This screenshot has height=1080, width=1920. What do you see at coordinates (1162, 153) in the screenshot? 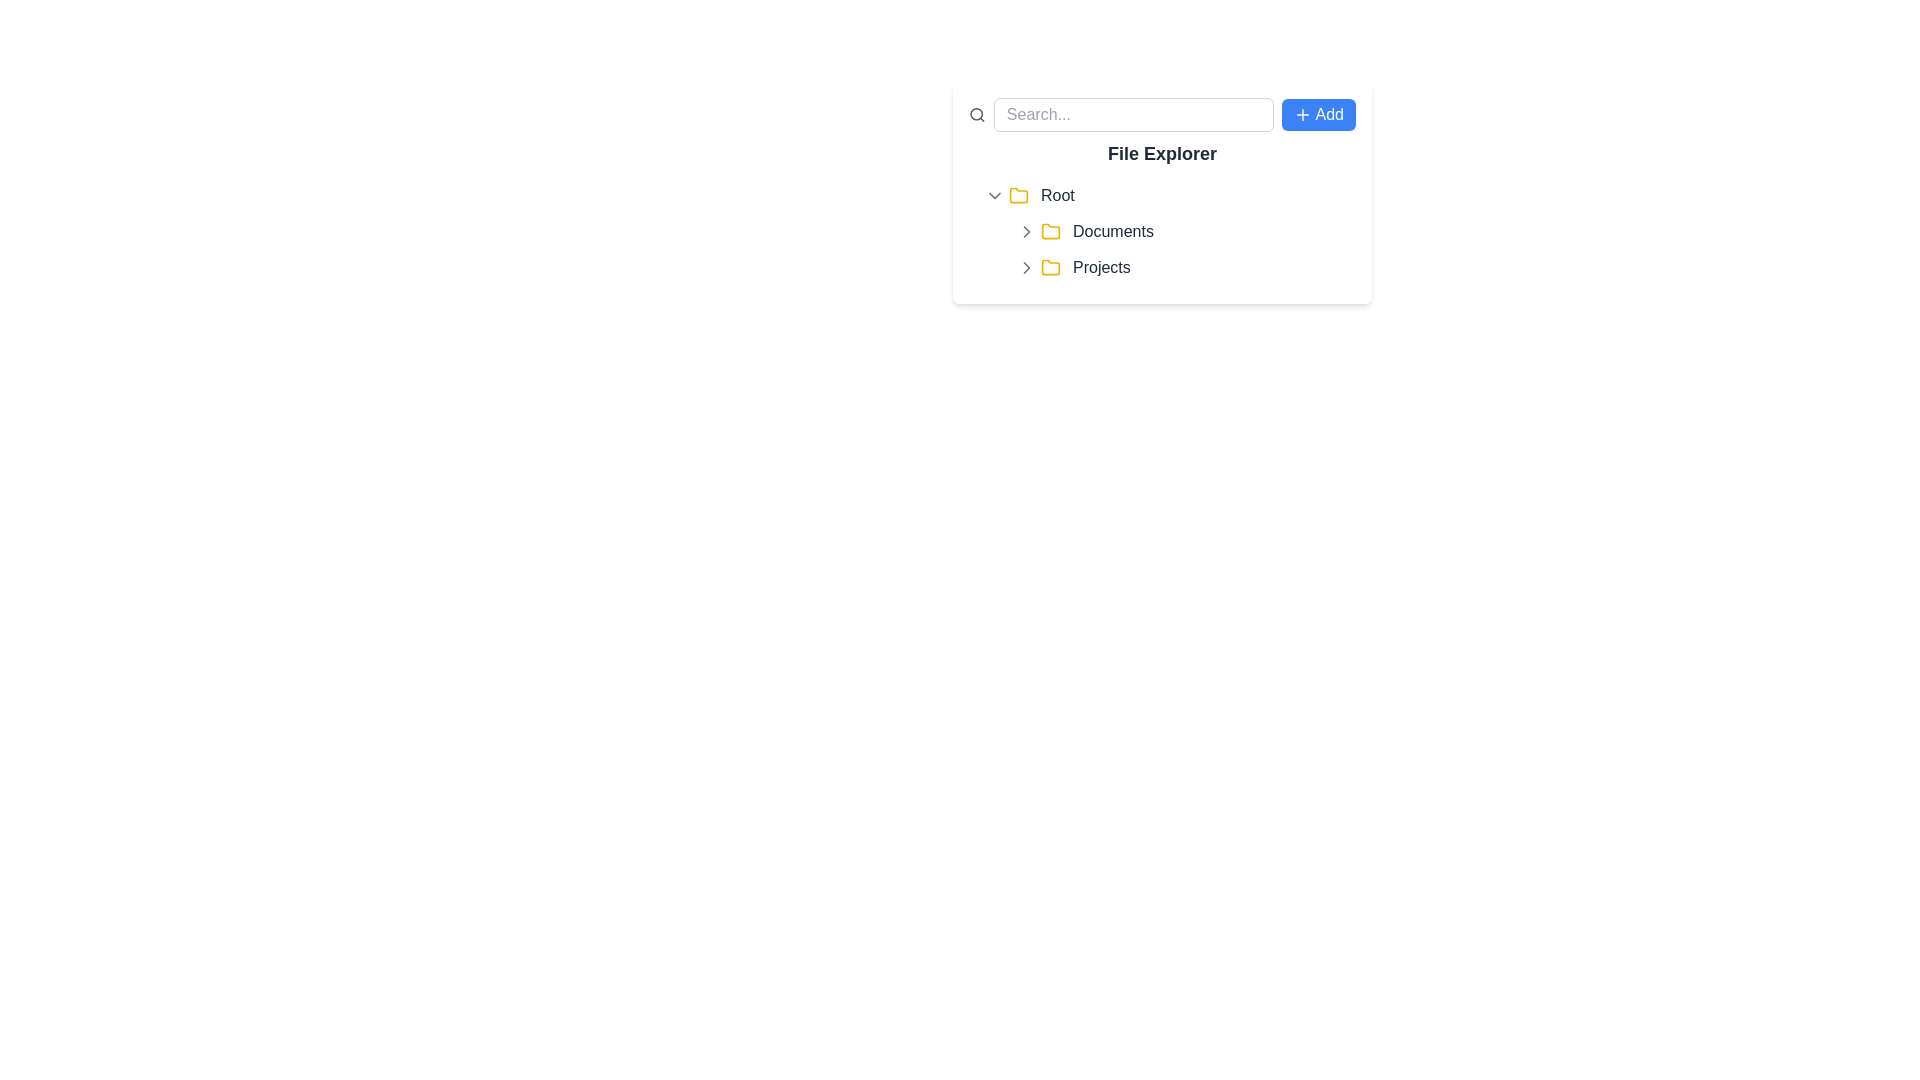
I see `the Text Label that serves as a title for the file explorer section, located centrally below the search bar and 'Add' button` at bounding box center [1162, 153].